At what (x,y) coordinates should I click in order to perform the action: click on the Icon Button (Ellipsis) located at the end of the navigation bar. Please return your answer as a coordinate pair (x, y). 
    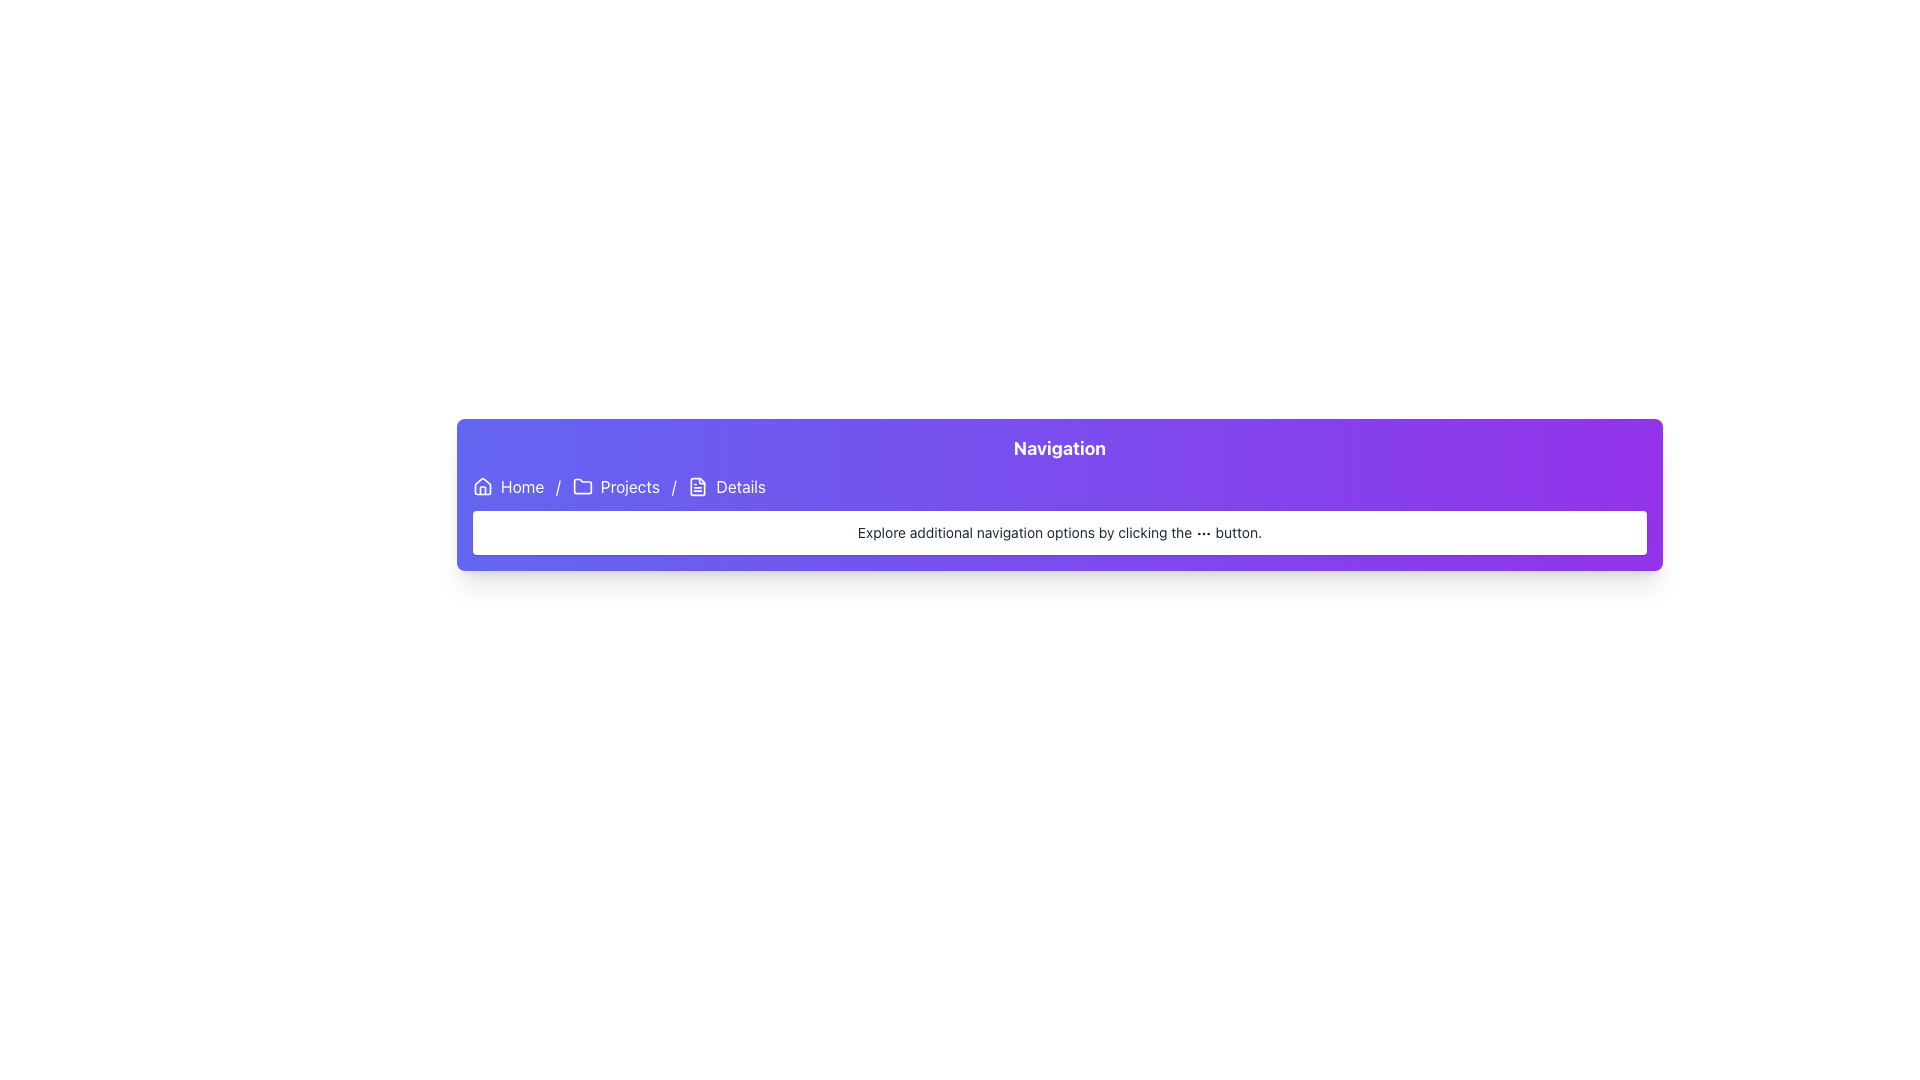
    Looking at the image, I should click on (1202, 533).